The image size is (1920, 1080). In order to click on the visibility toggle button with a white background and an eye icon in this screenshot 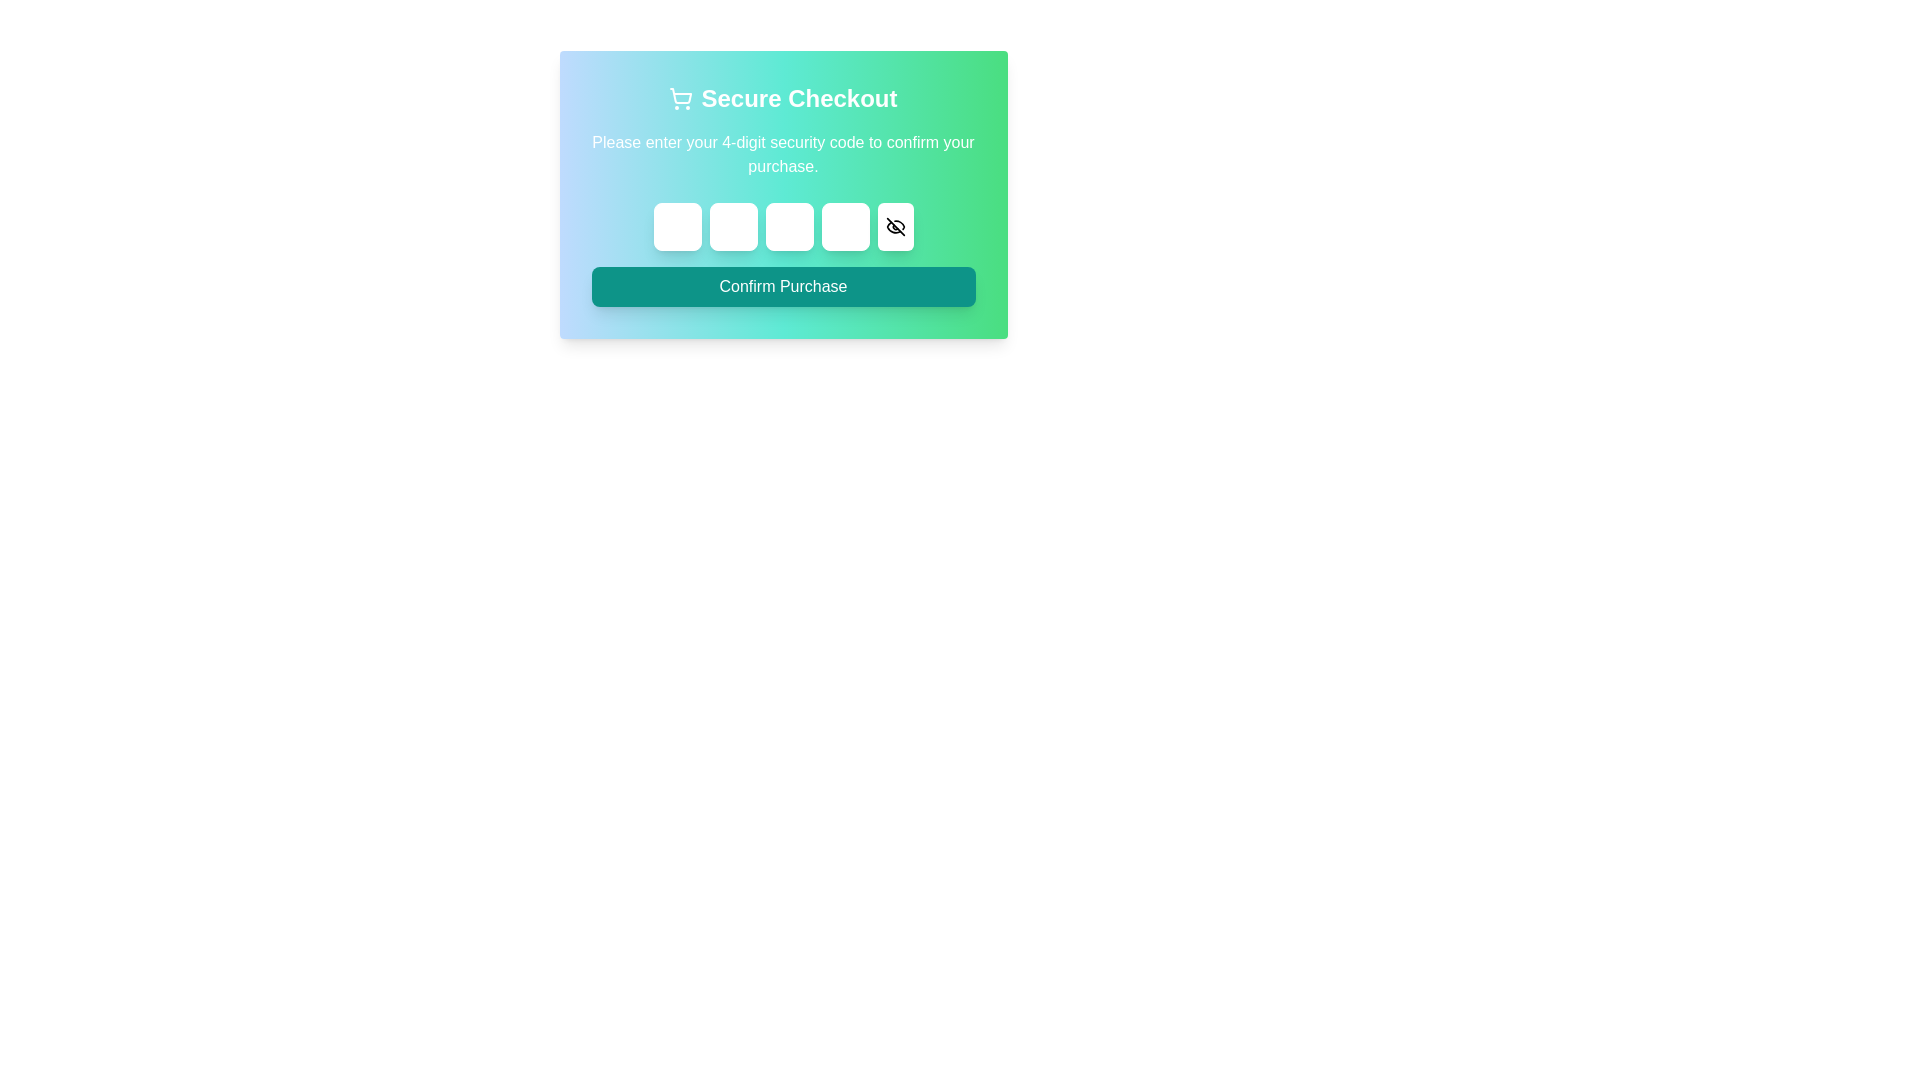, I will do `click(894, 226)`.